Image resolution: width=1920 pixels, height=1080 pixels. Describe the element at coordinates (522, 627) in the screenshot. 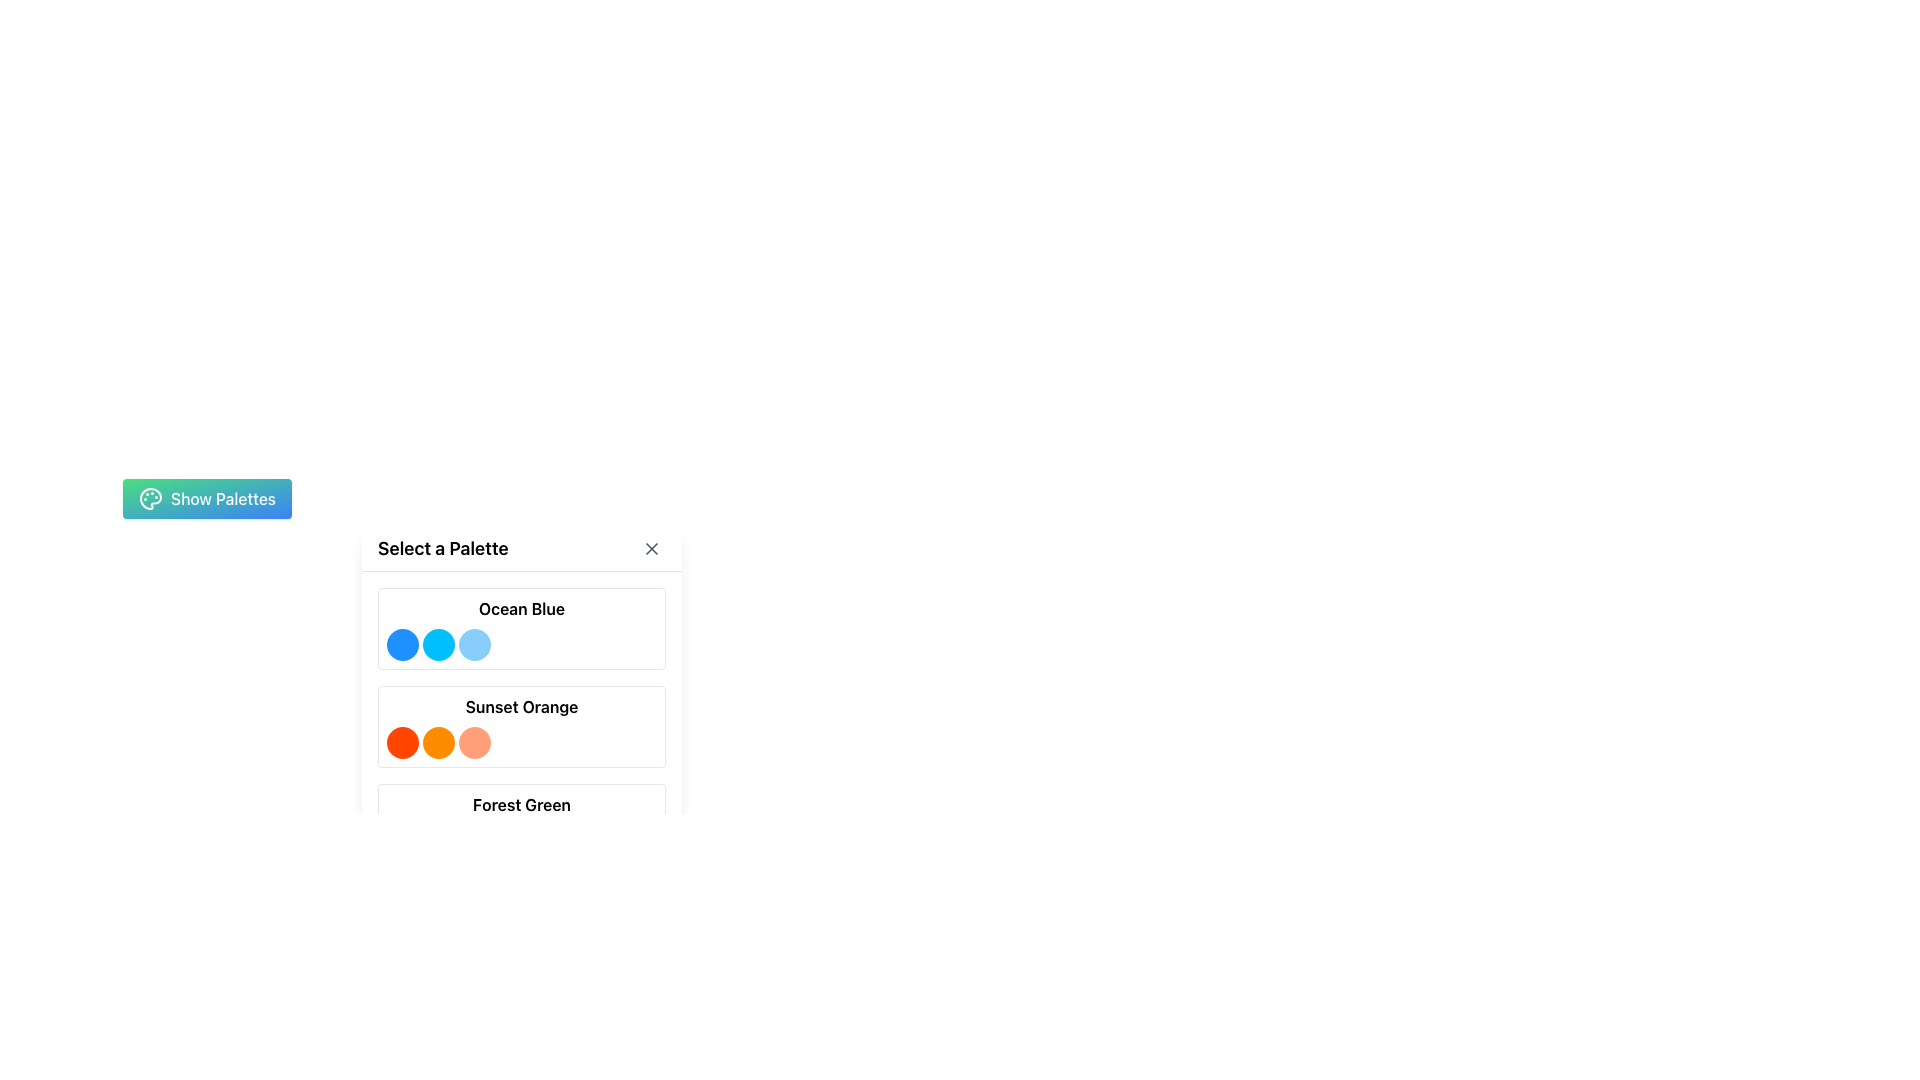

I see `color swatches in the section labeled 'Ocean Blue', which contains three circular swatches in various shades of blue` at that location.